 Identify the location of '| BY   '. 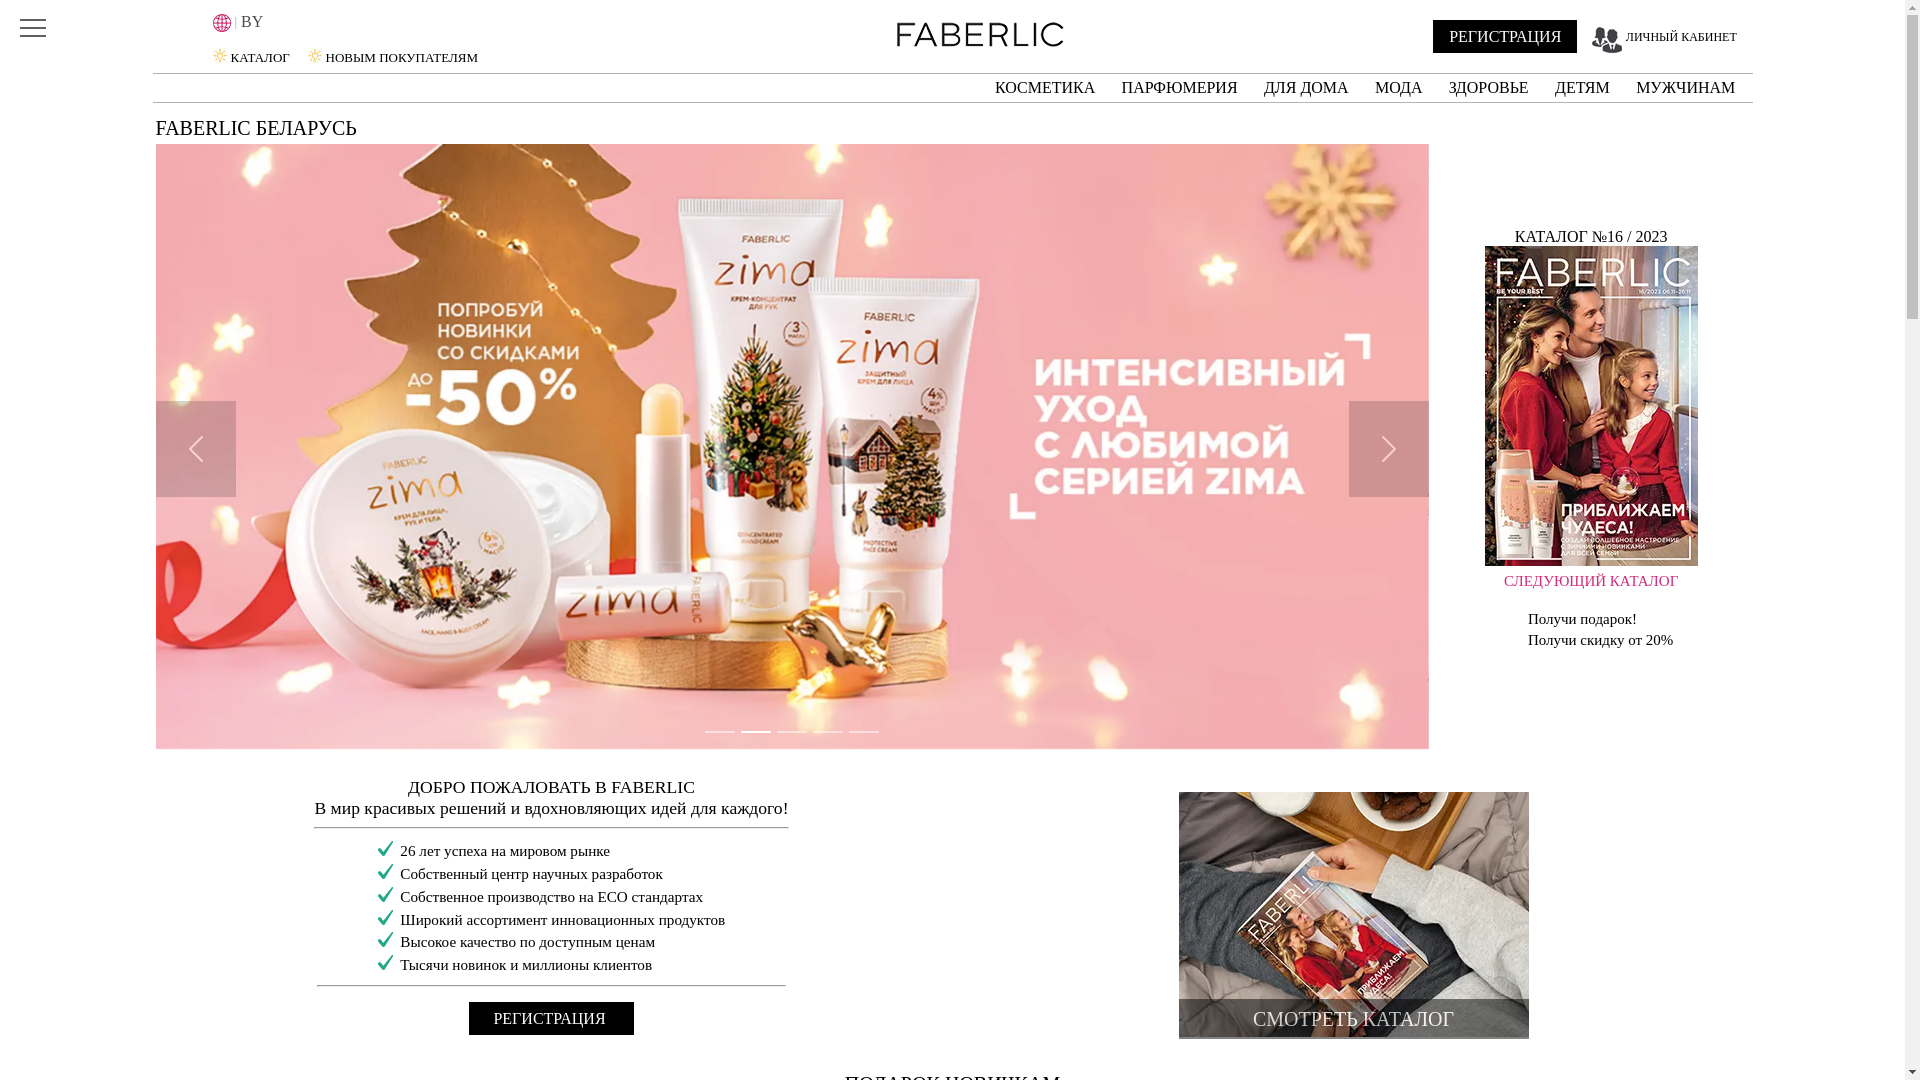
(300, 22).